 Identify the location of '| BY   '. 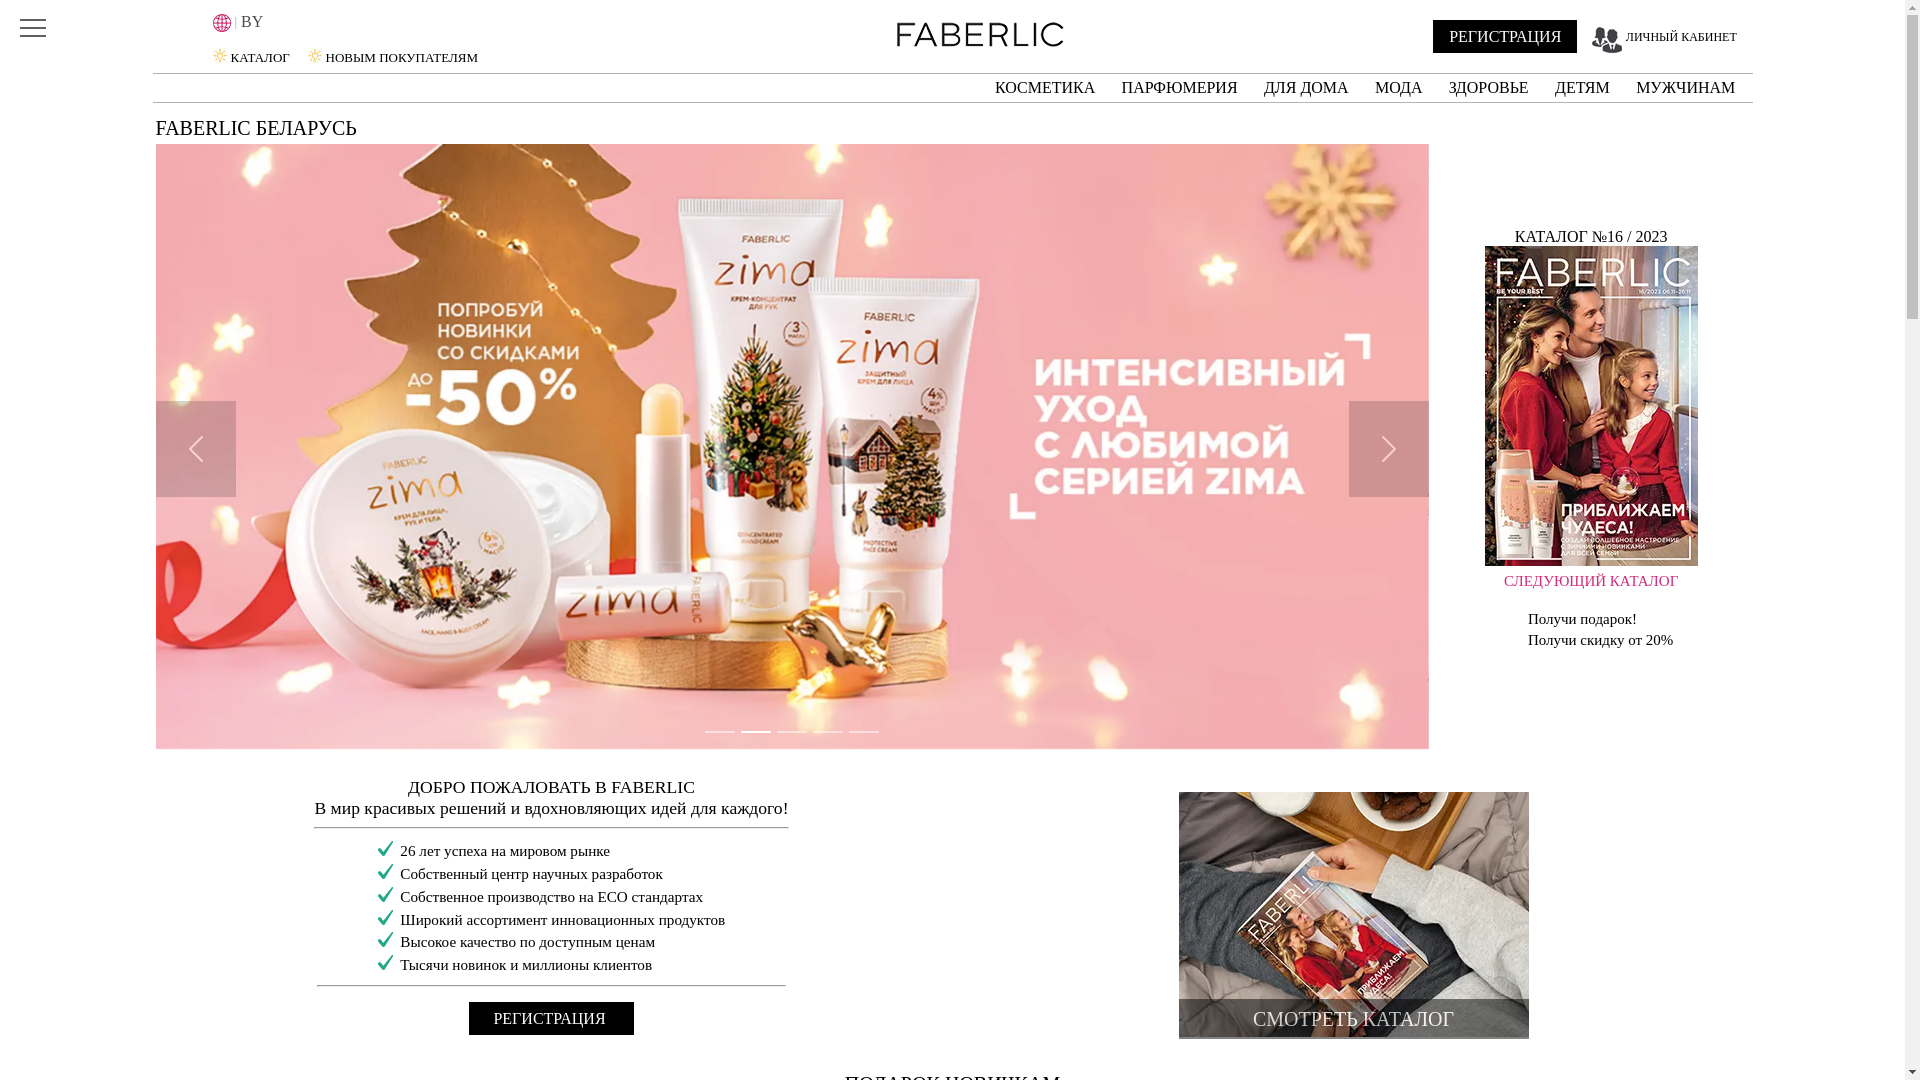
(300, 22).